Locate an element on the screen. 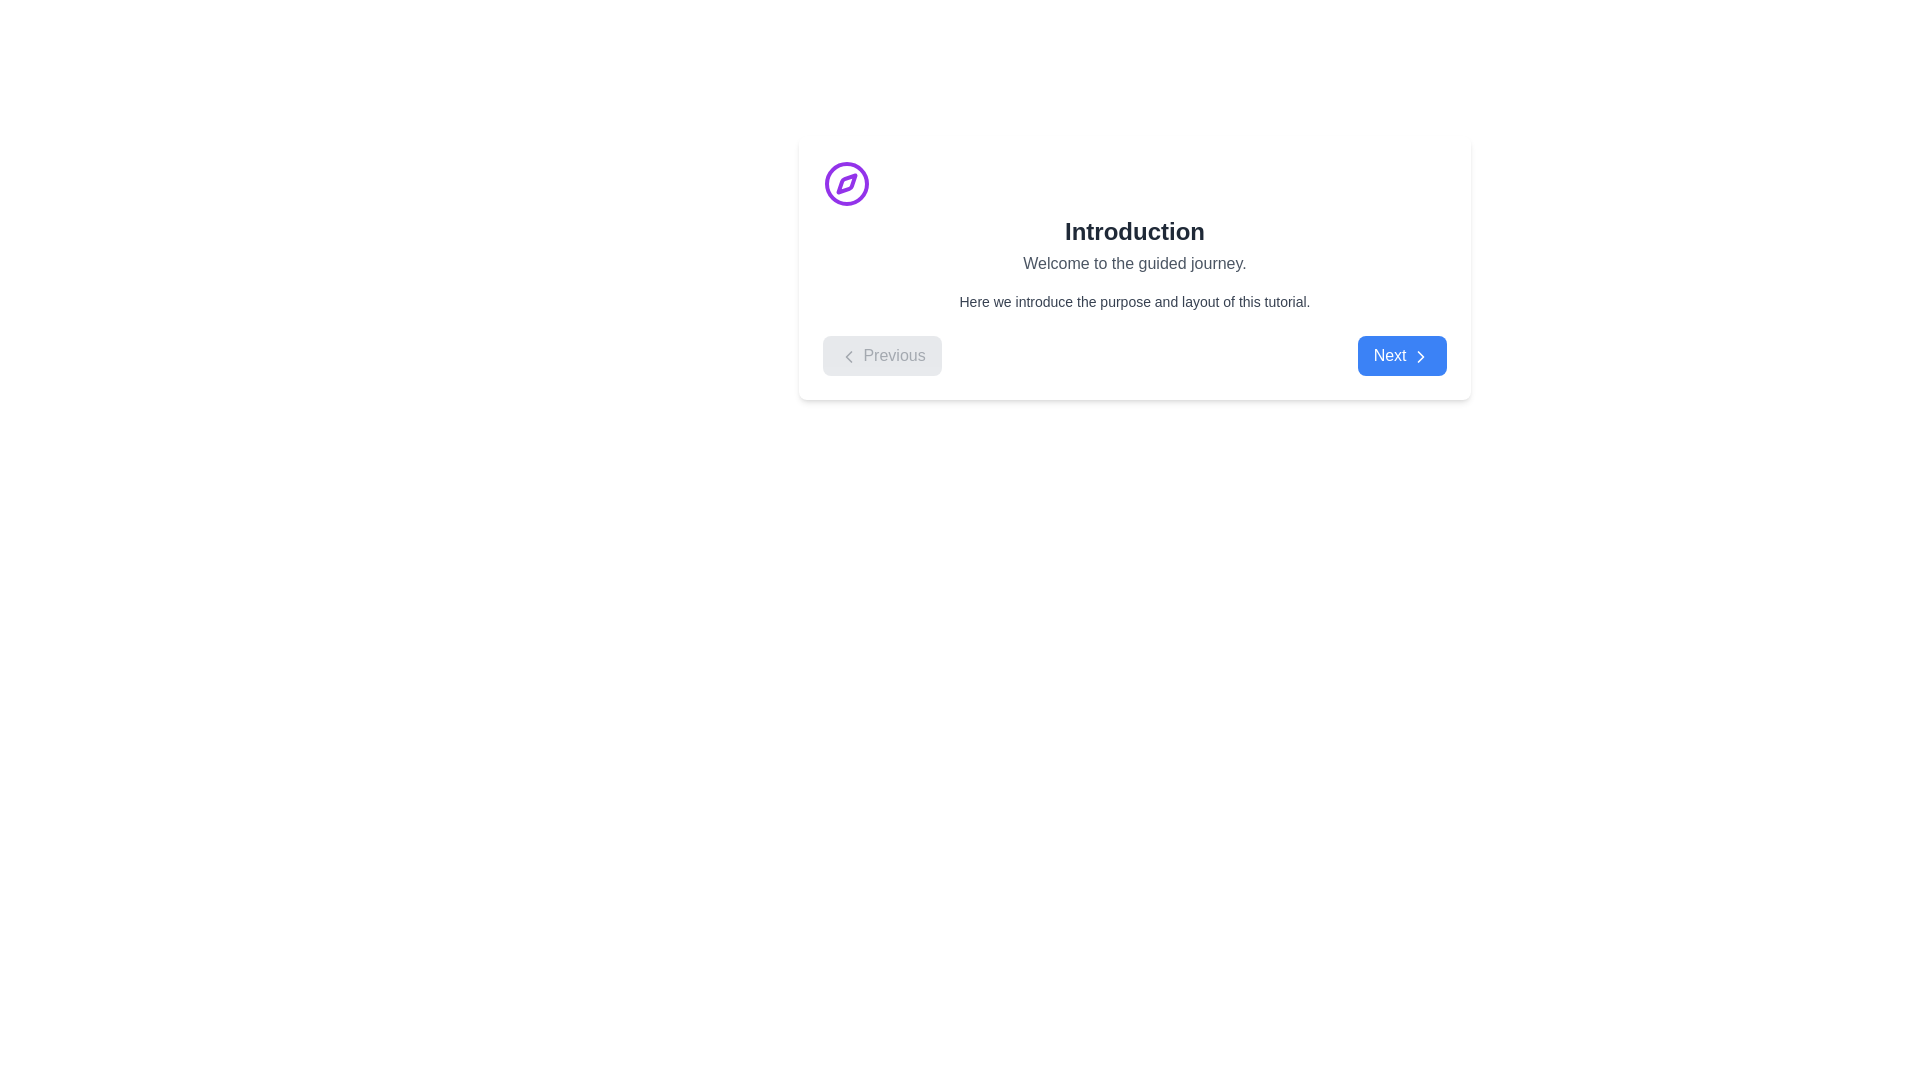  the text element that serves as a title or heading, located centrally above the sentence 'Welcome to the guided journey.' is located at coordinates (1134, 230).